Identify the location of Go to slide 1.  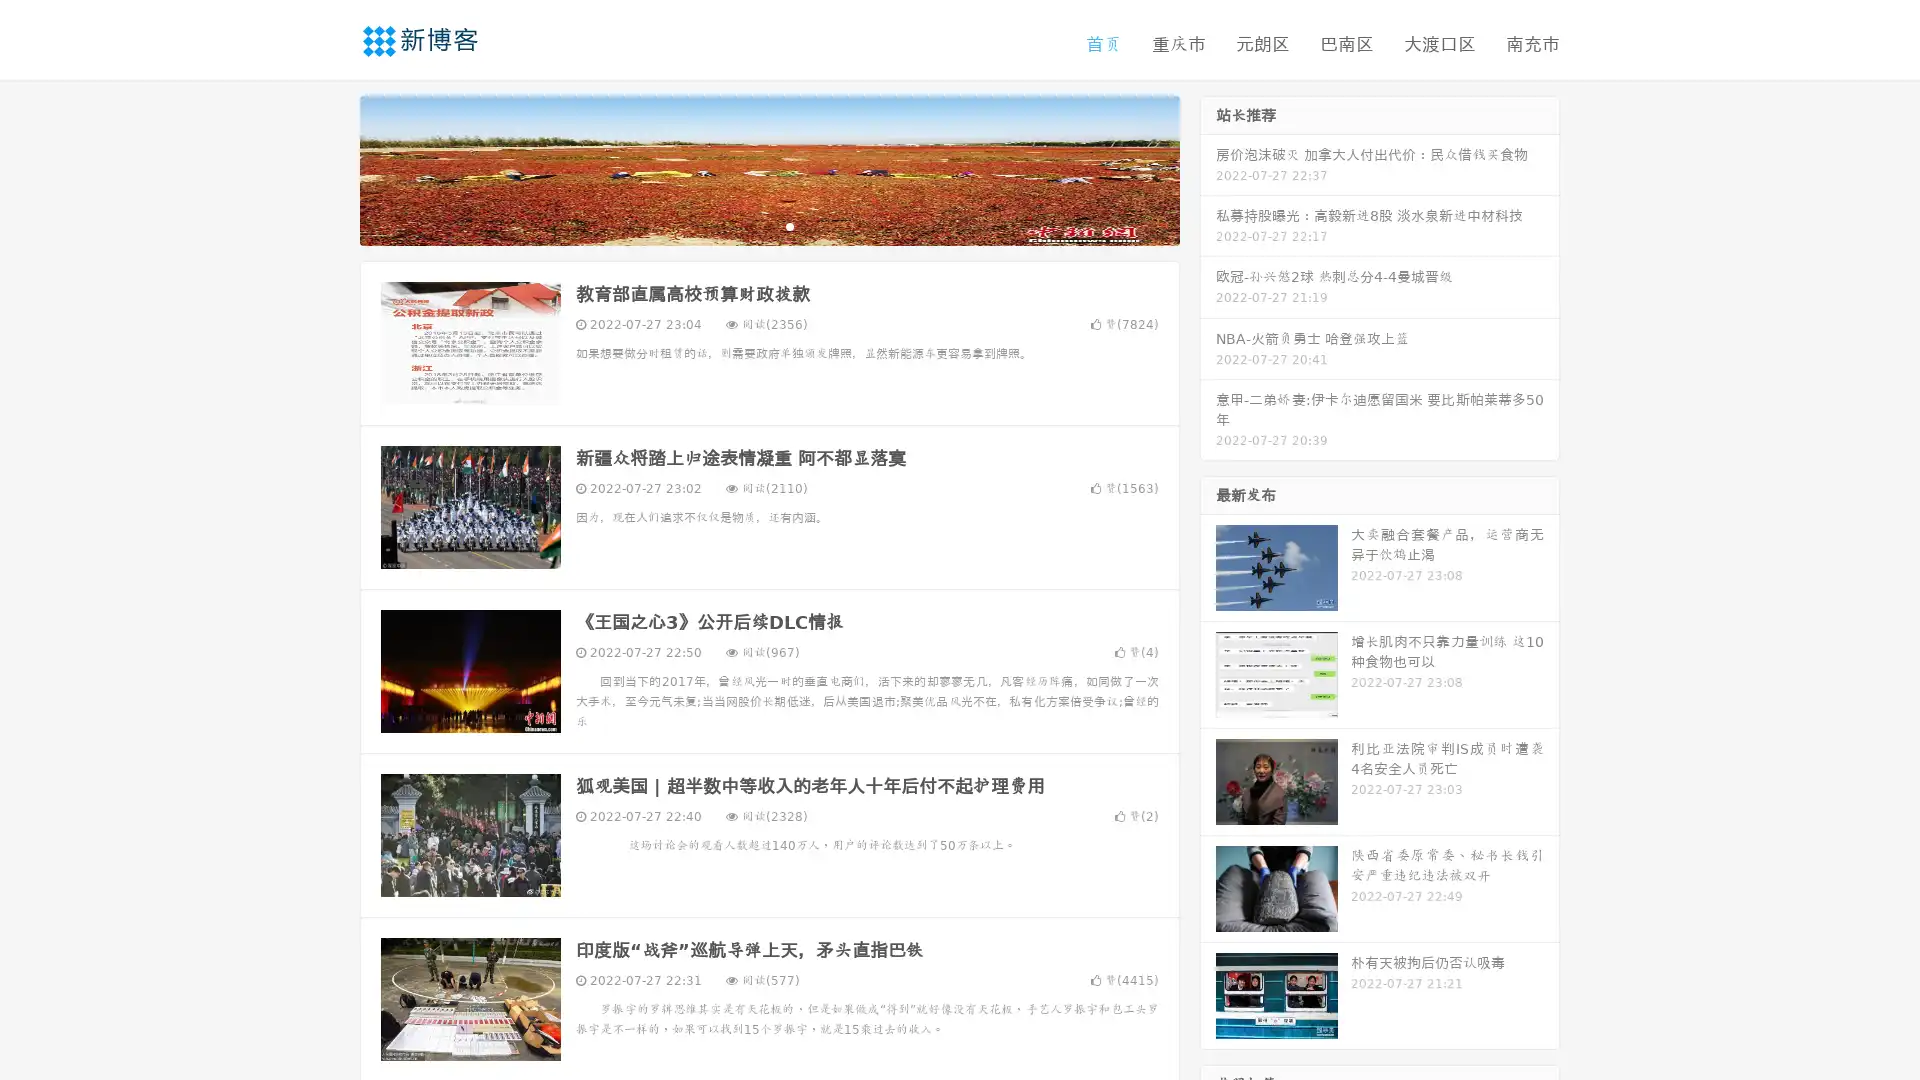
(748, 225).